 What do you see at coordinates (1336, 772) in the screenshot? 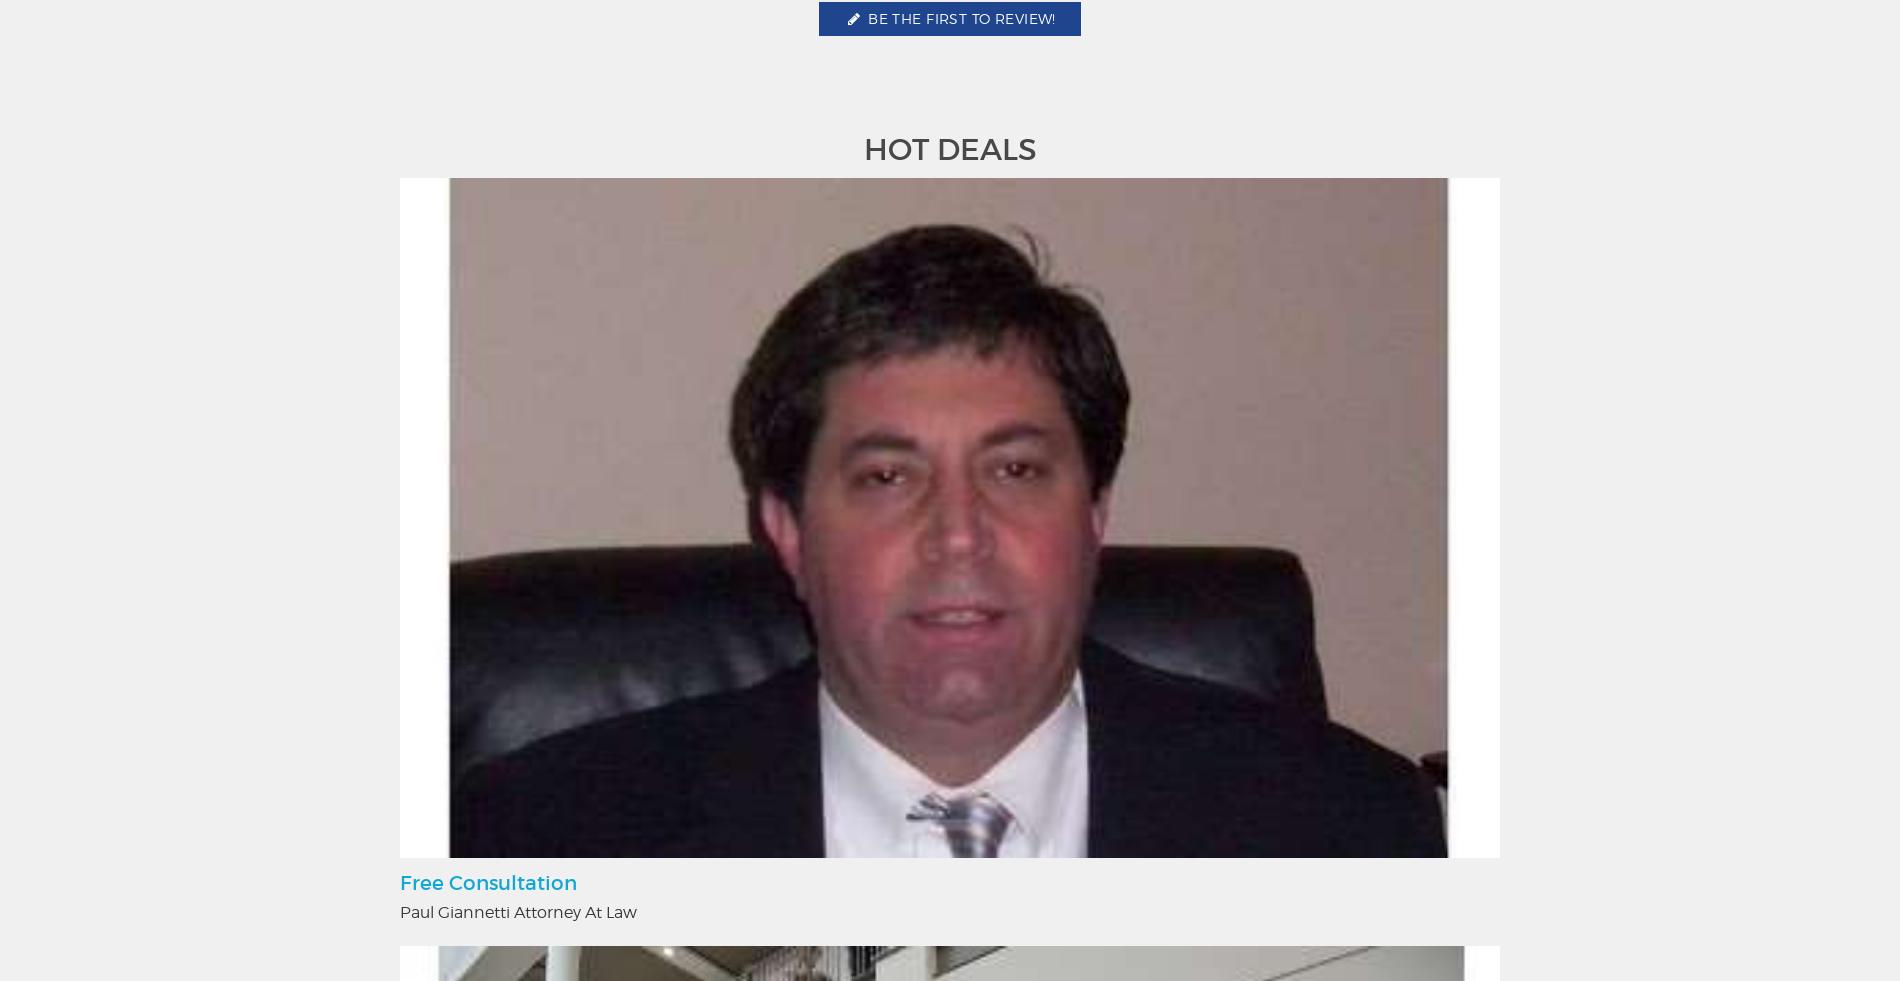
I see `'Sweepstakes'` at bounding box center [1336, 772].